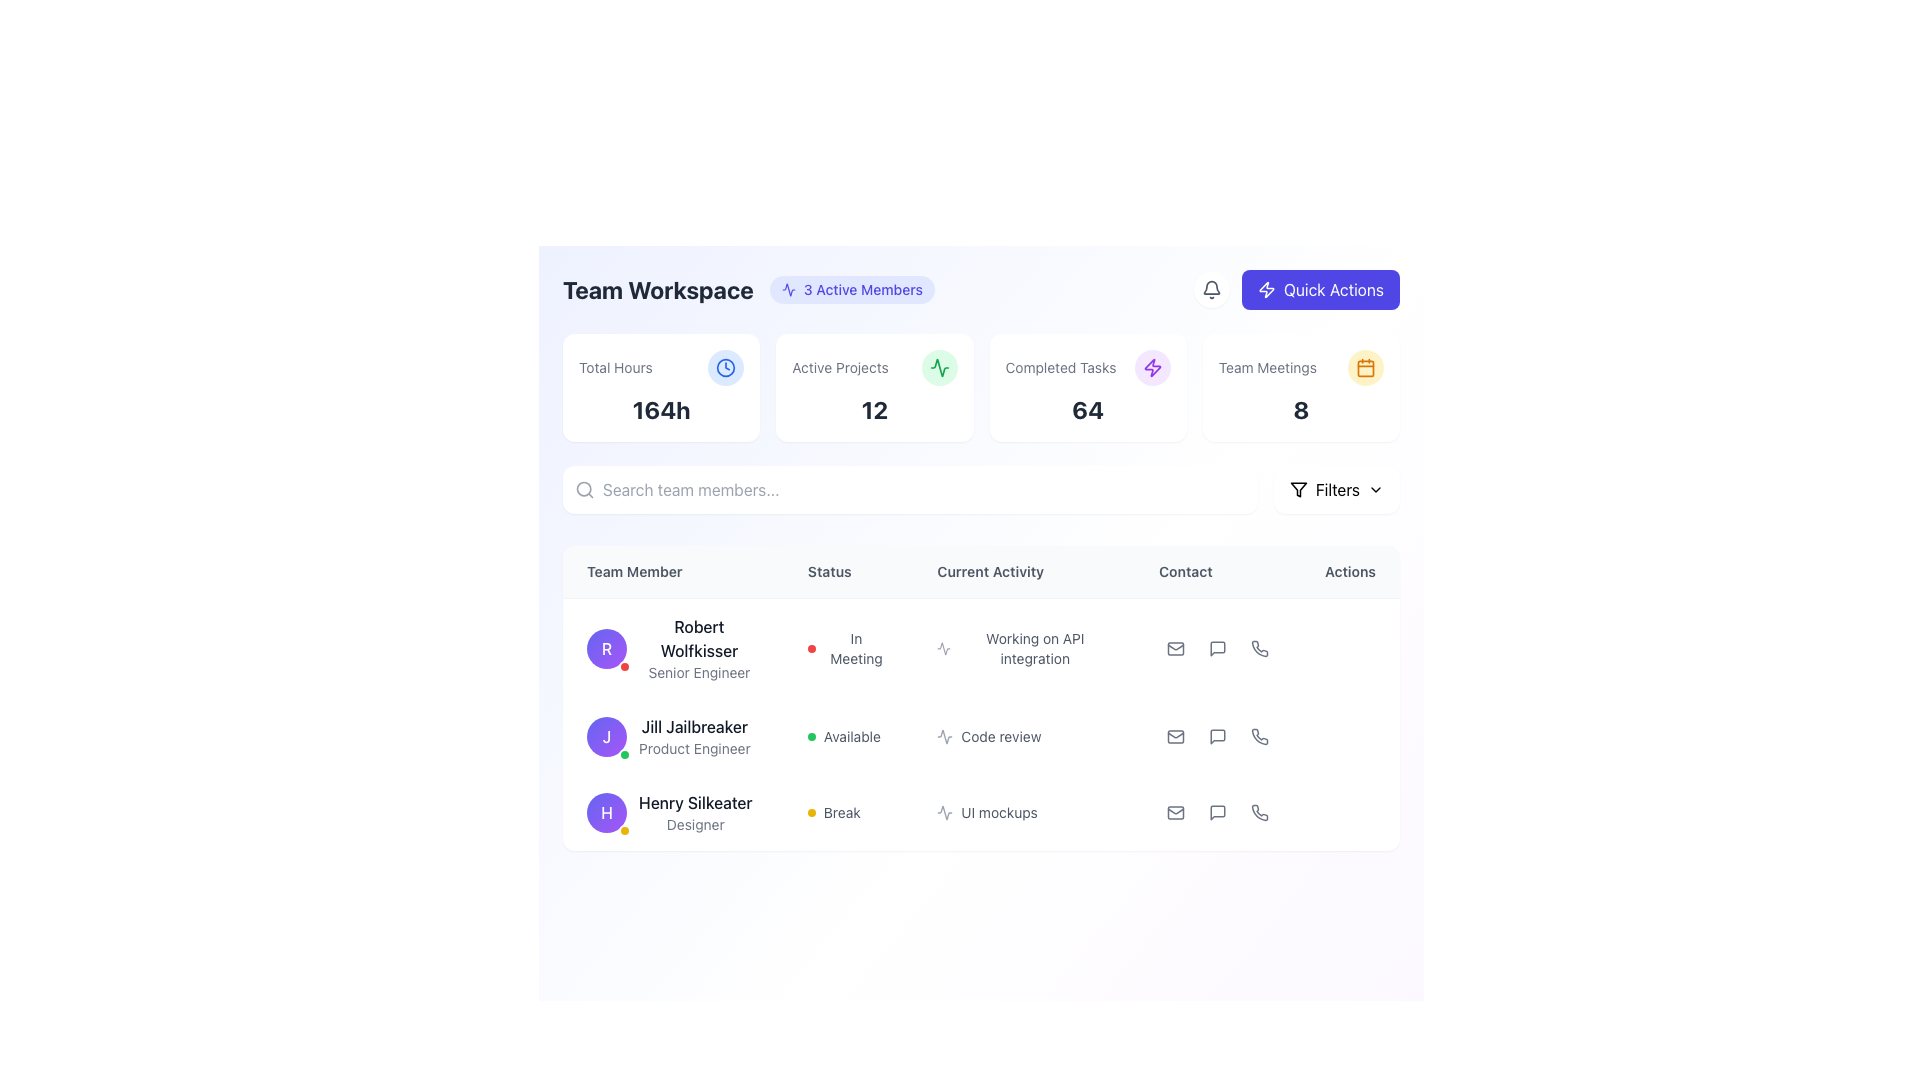 This screenshot has width=1920, height=1080. Describe the element at coordinates (1176, 813) in the screenshot. I see `the SVG graphic component that represents the email messaging option in the 'Contact' column of the 'Actions' row` at that location.